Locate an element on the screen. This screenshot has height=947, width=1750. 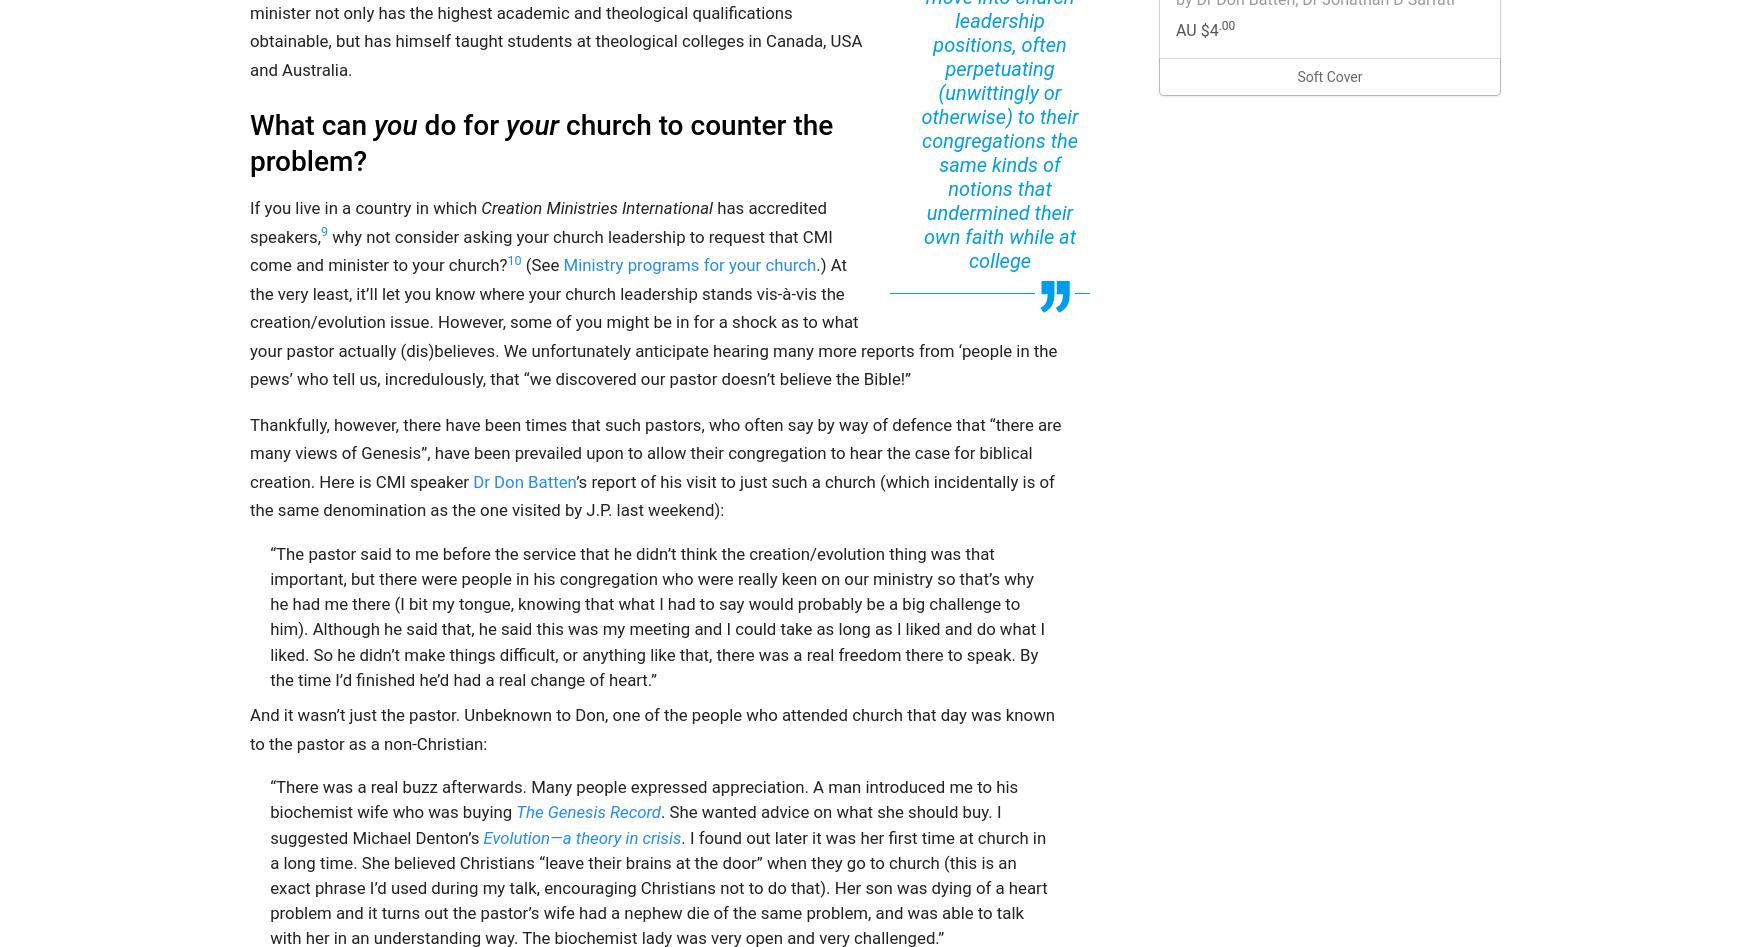
'.)
At the very least, it’ll let you know where your church leadership stands
vis-à-vis the creation/evolution issue. However, some of you might be in
for a shock as to what your pastor actually (dis)believes. We unfortunately anticipate
hearing many more reports from ‘people in the pews’ who tell us, incredulously,
that “we discovered our pastor doesn’t believe the Bible!”' is located at coordinates (250, 320).